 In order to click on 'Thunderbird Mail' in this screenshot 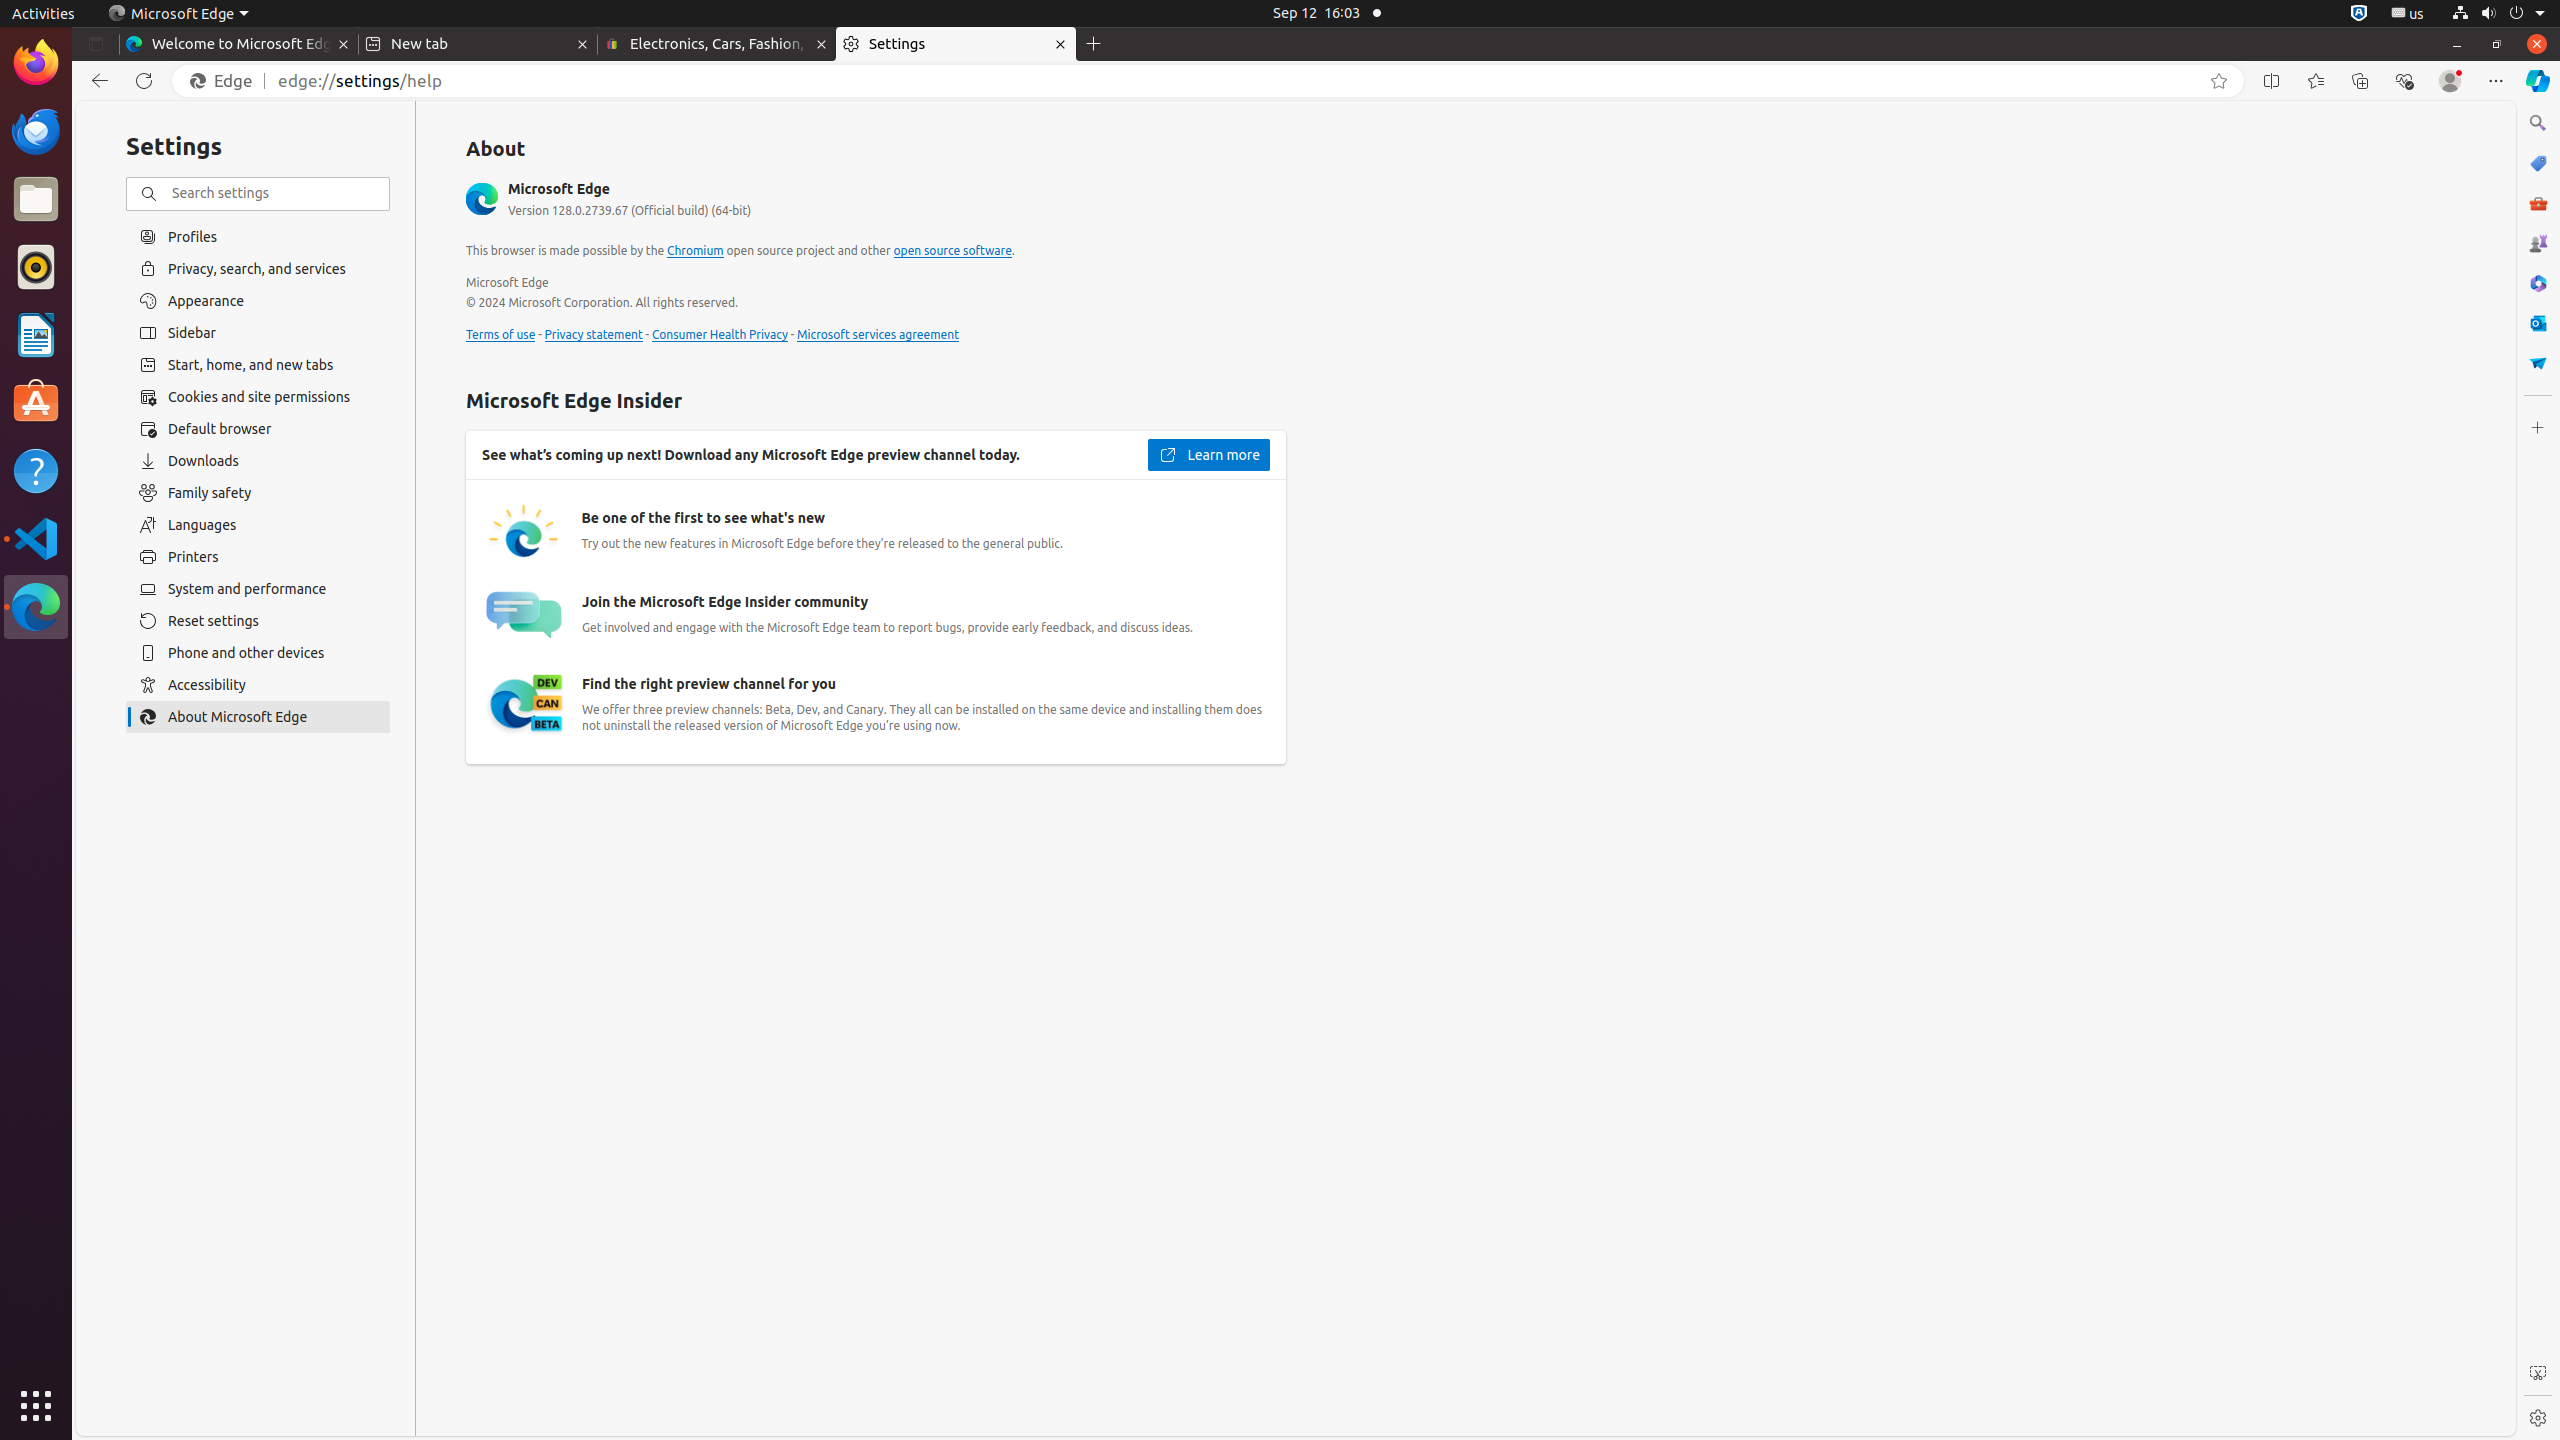, I will do `click(36, 130)`.